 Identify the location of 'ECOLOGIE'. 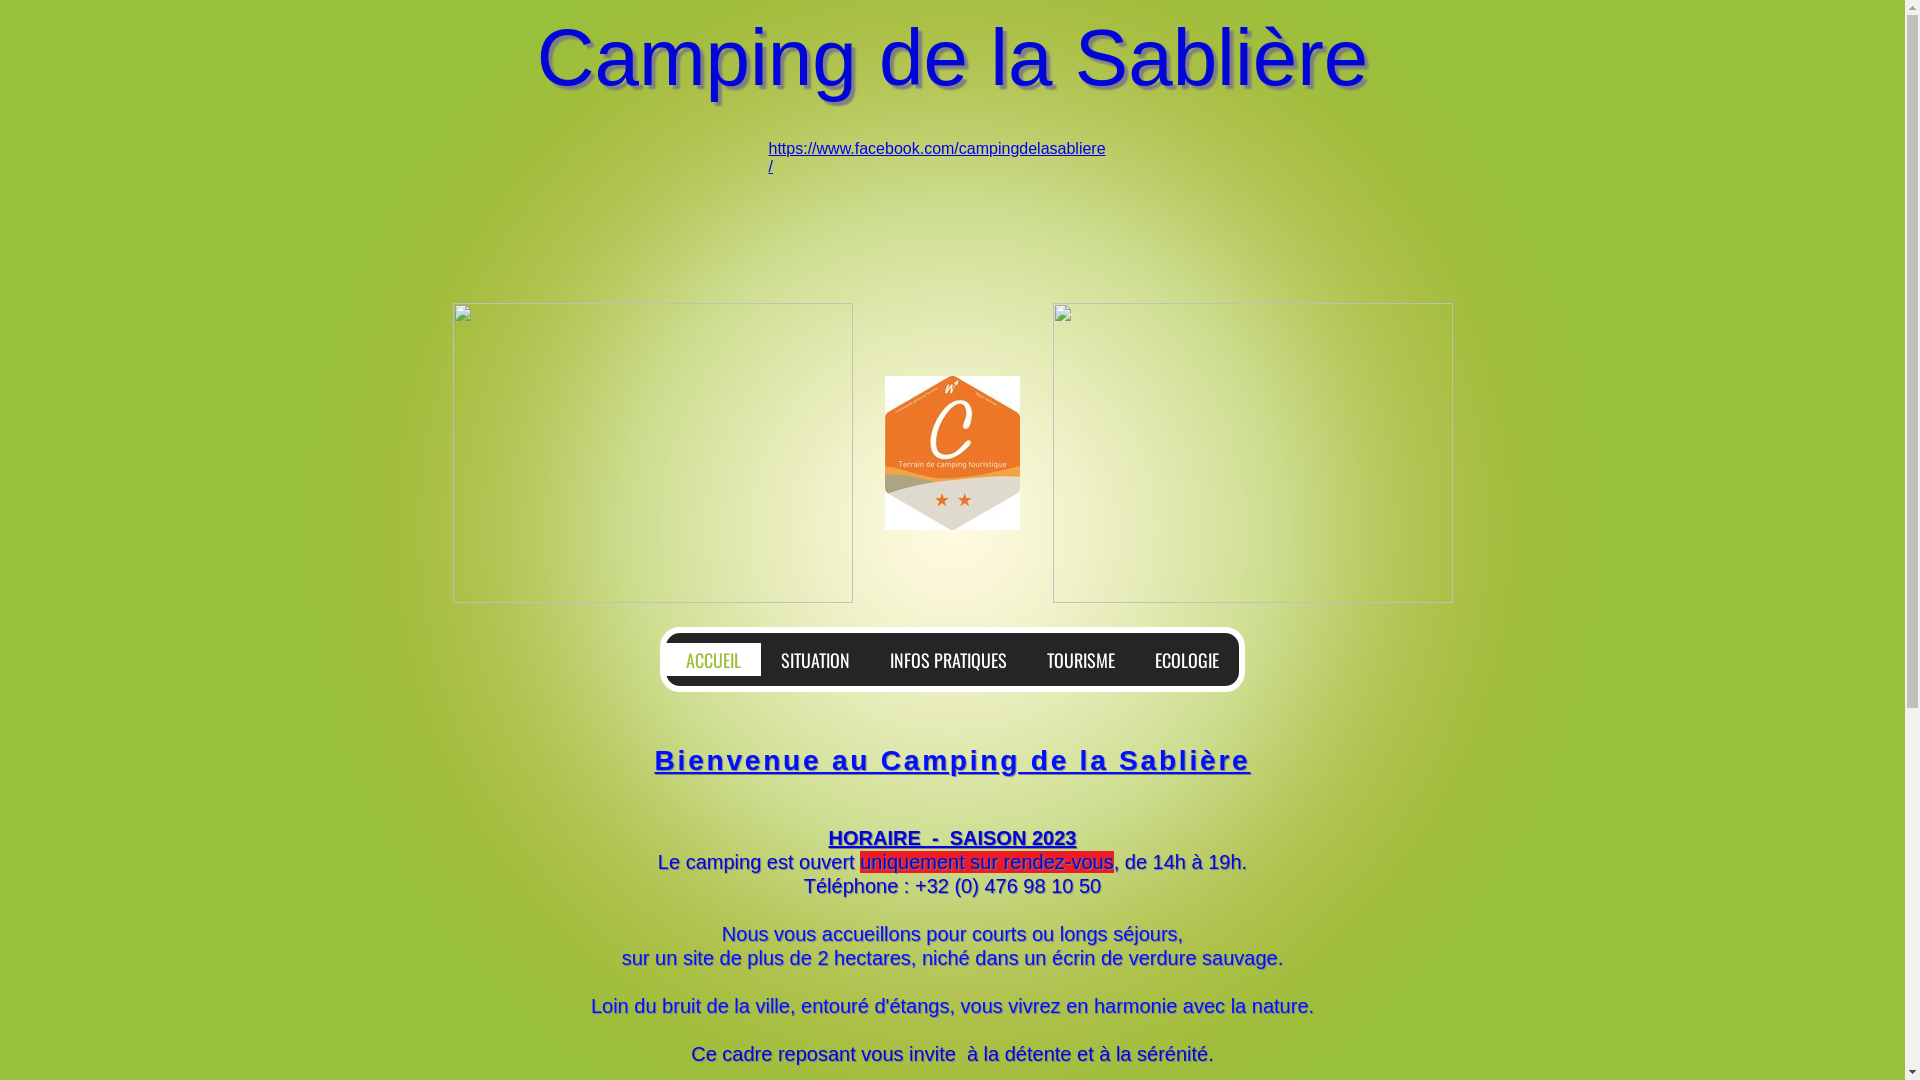
(1186, 658).